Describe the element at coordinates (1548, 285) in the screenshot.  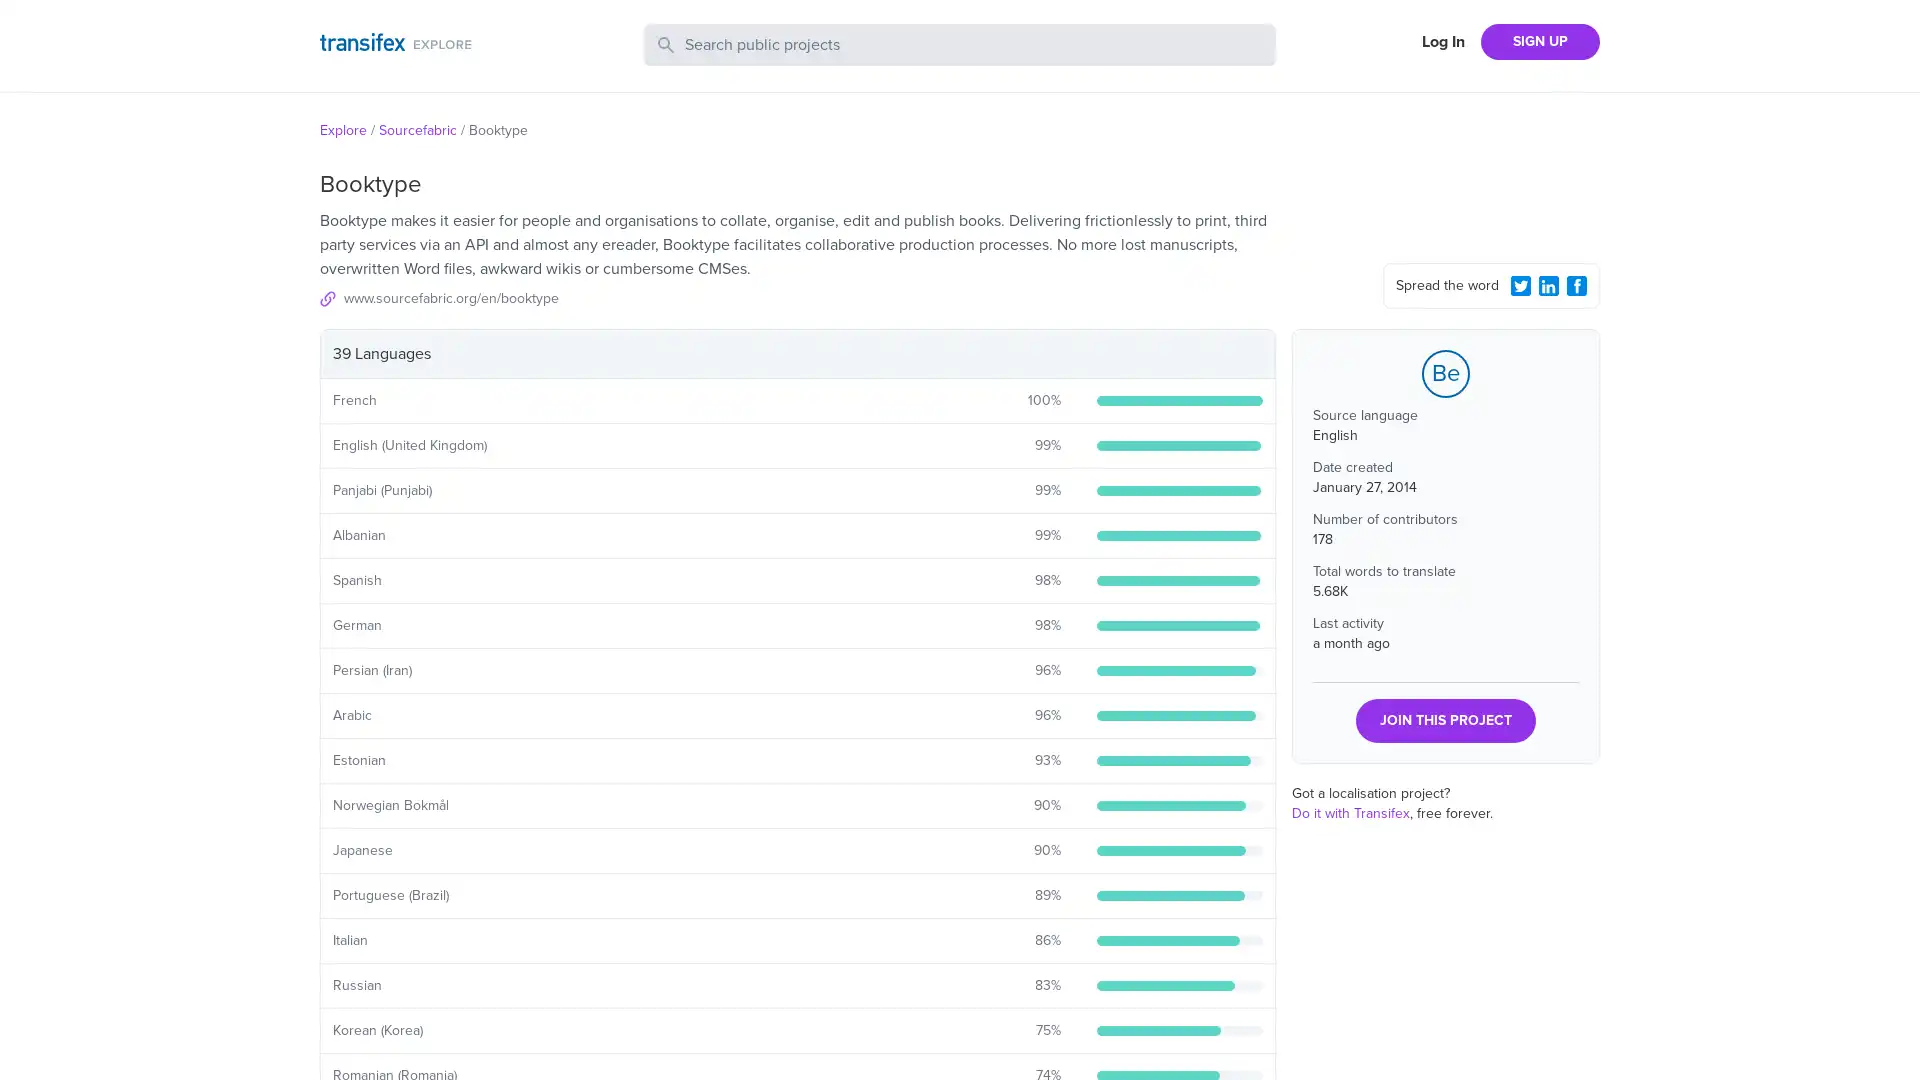
I see `LinkedIn Share` at that location.